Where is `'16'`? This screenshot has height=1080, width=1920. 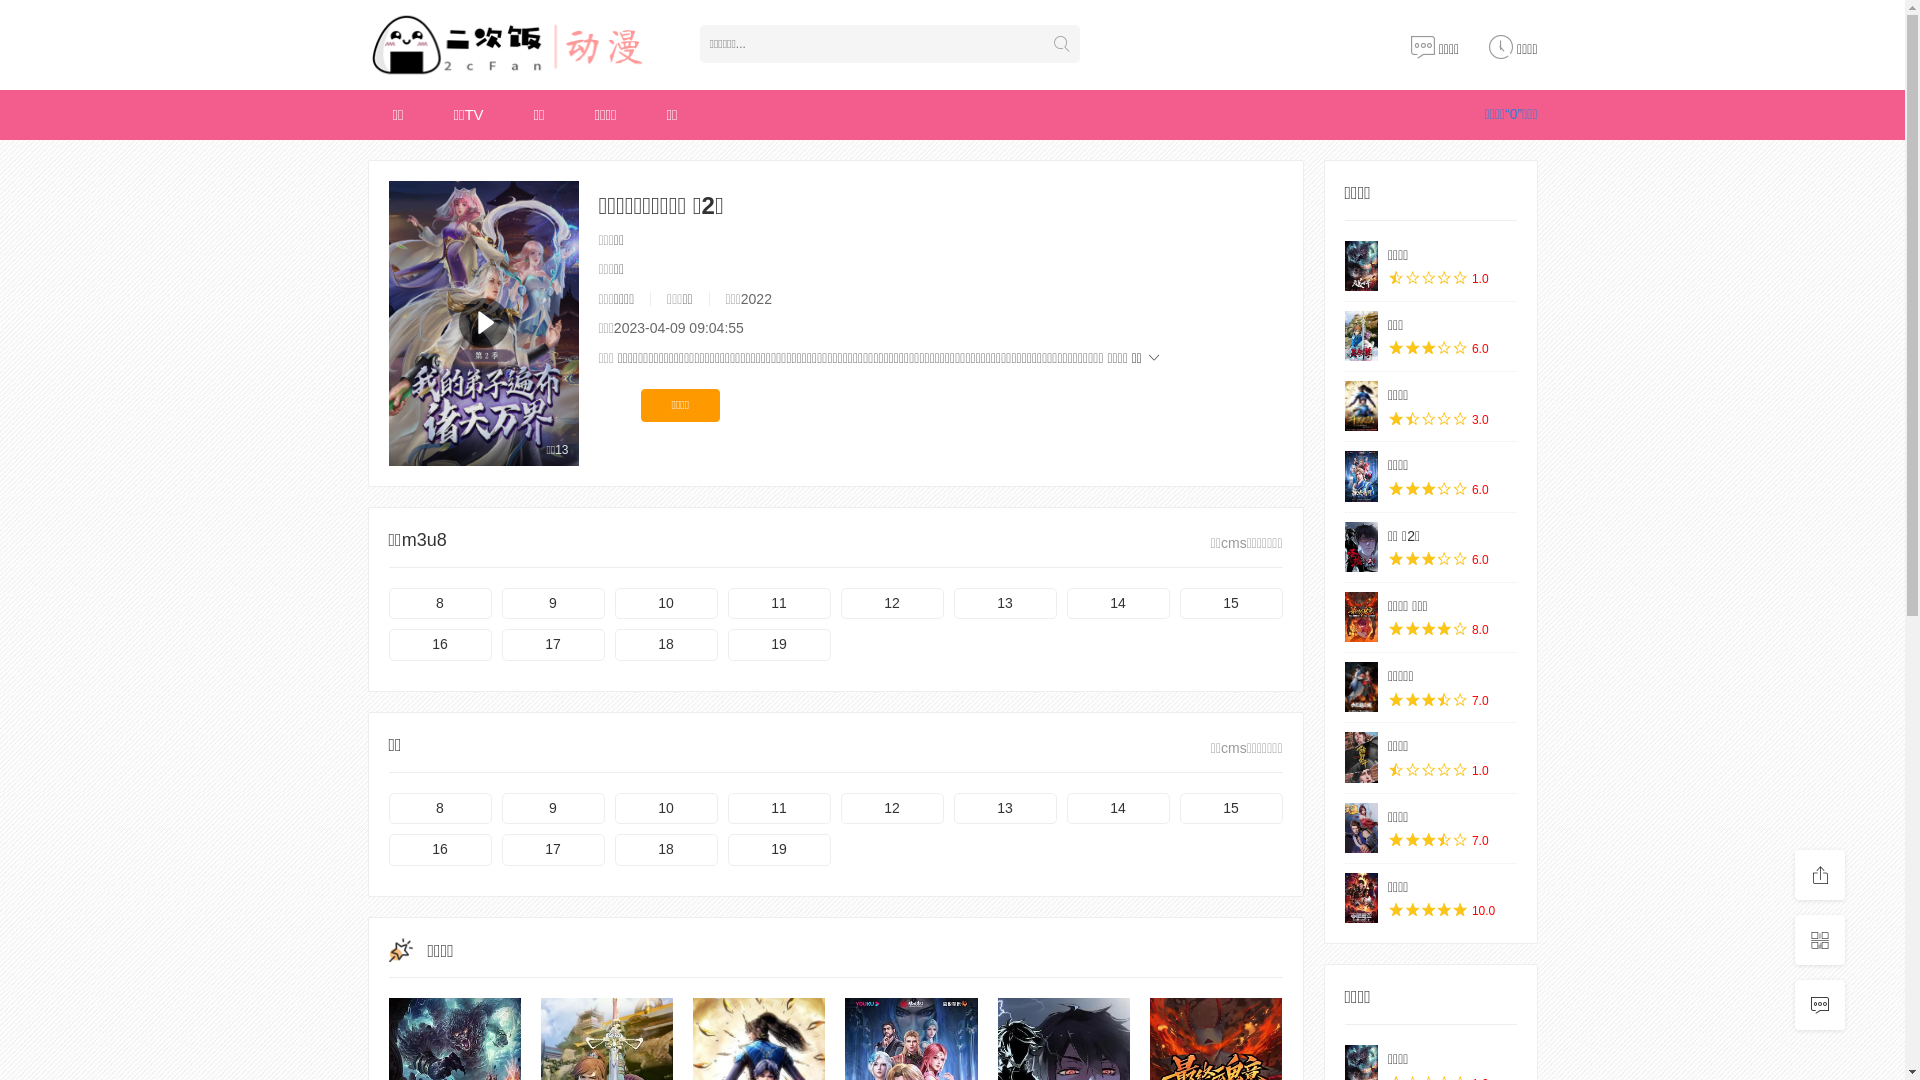
'16' is located at coordinates (438, 849).